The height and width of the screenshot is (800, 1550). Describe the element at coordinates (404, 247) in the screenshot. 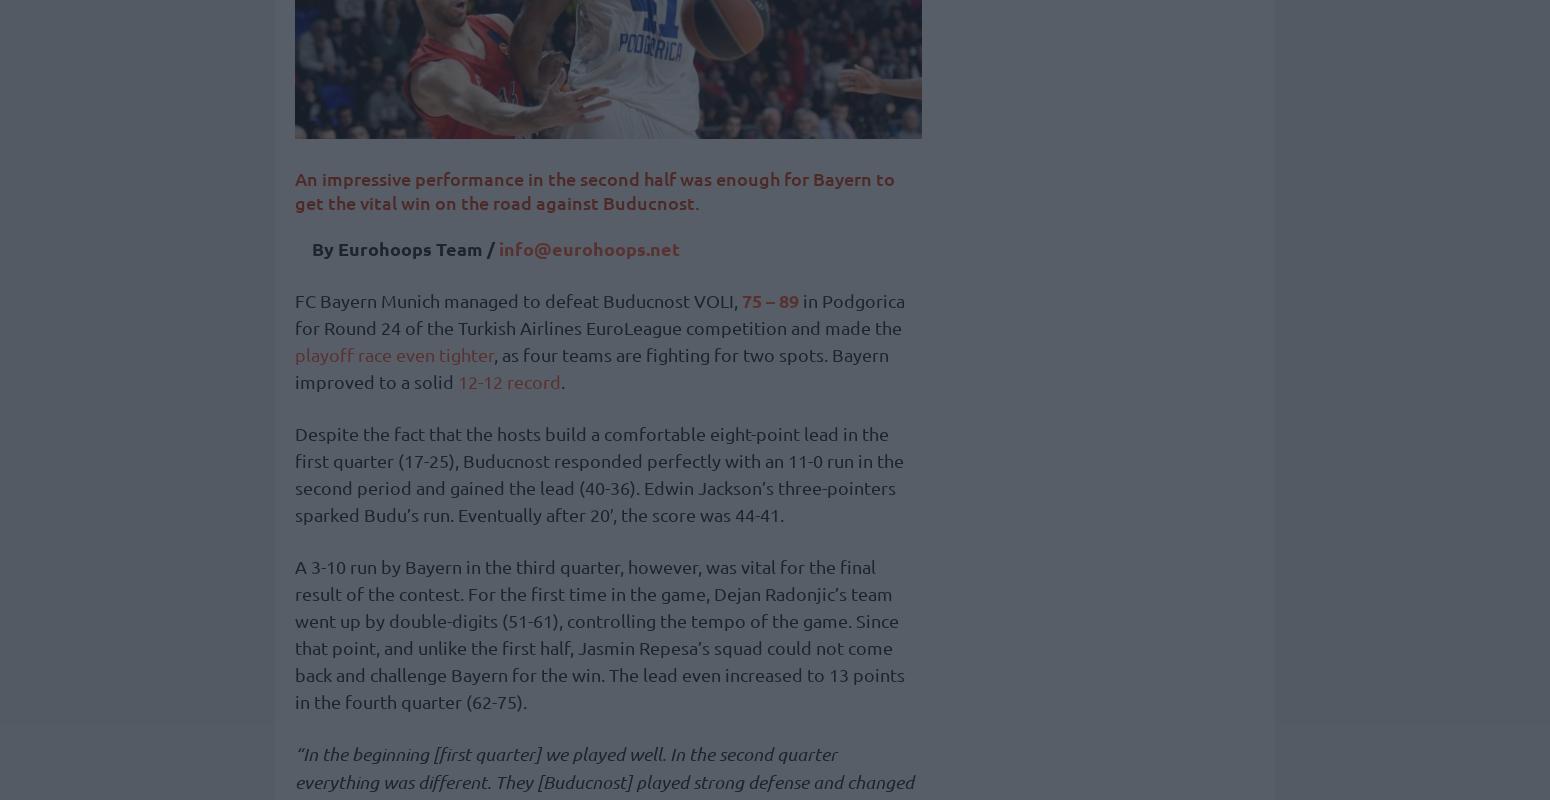

I see `'By Eurohoops Team /'` at that location.